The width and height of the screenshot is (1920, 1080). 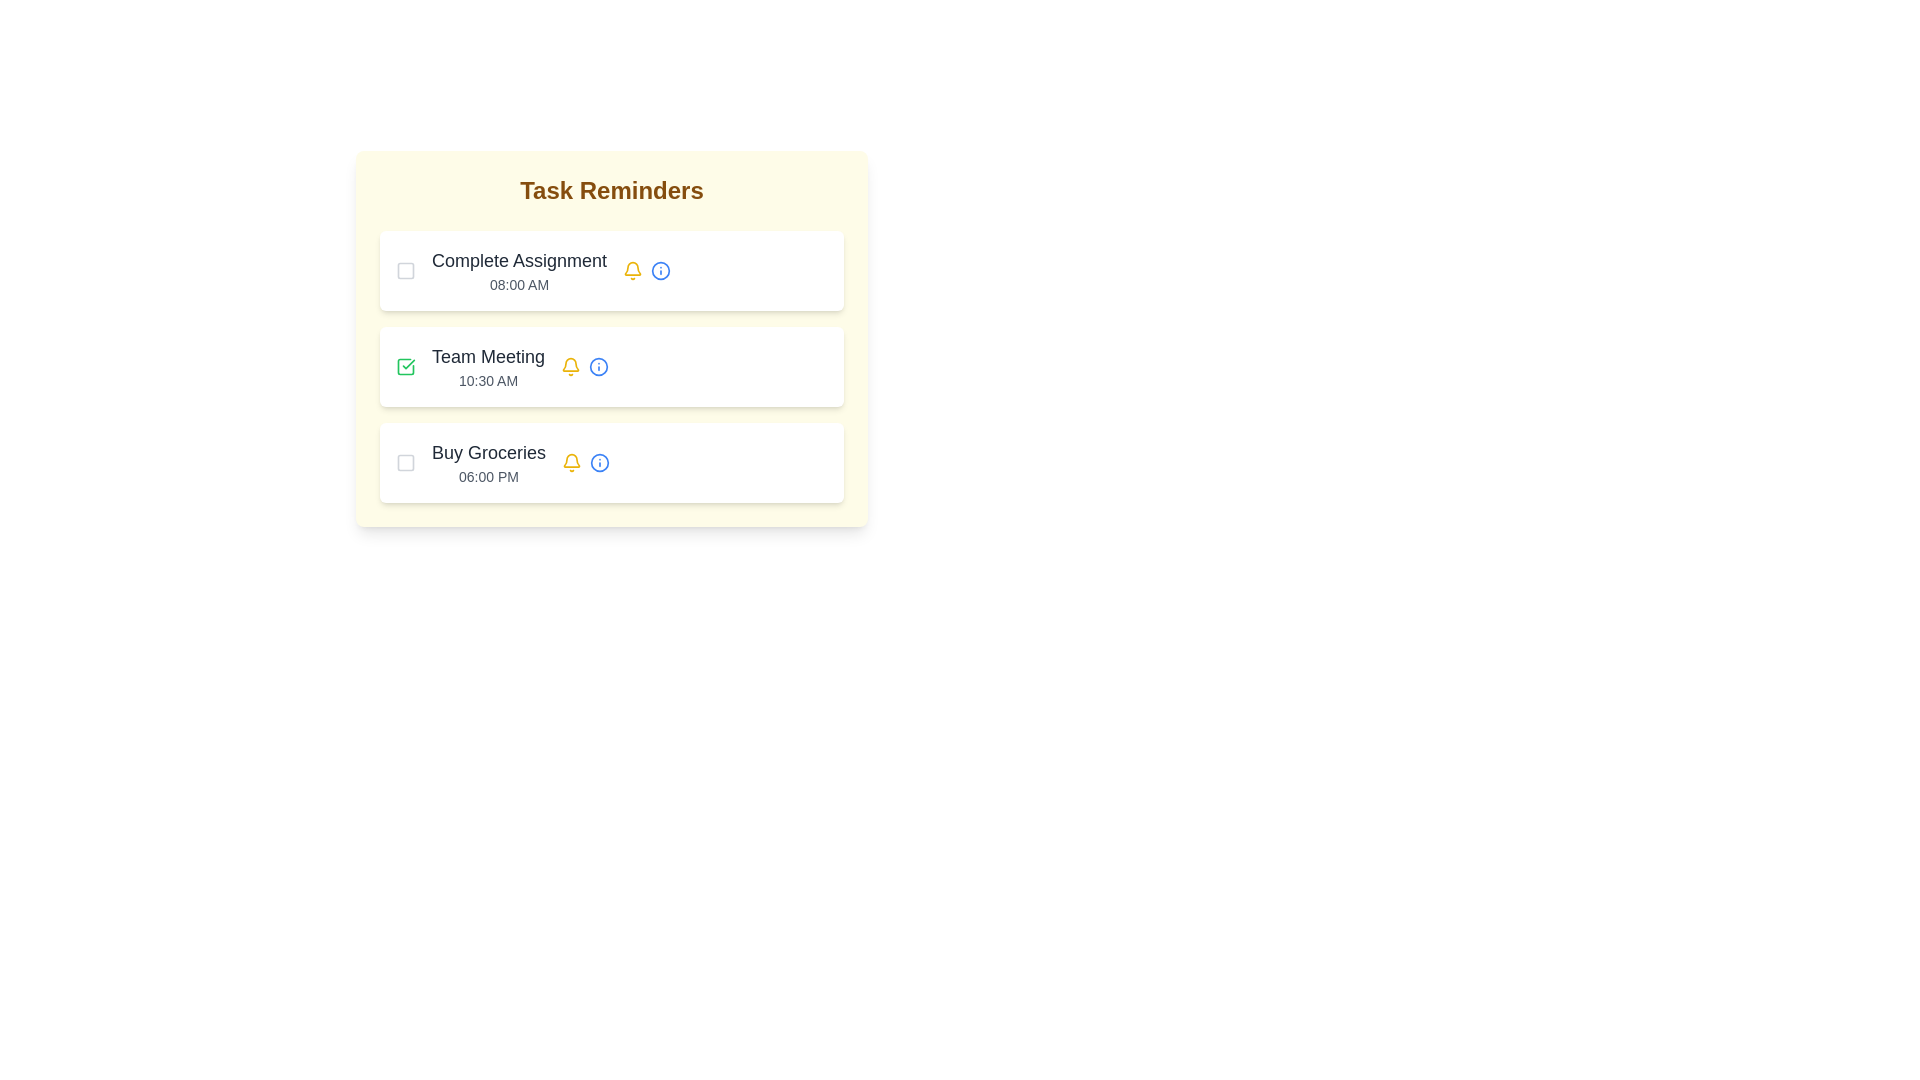 I want to click on contents of the Text label indicating the task name and its associated time, which is part of the first entry in the vertical list of task reminders under 'Task Reminders', so click(x=519, y=270).